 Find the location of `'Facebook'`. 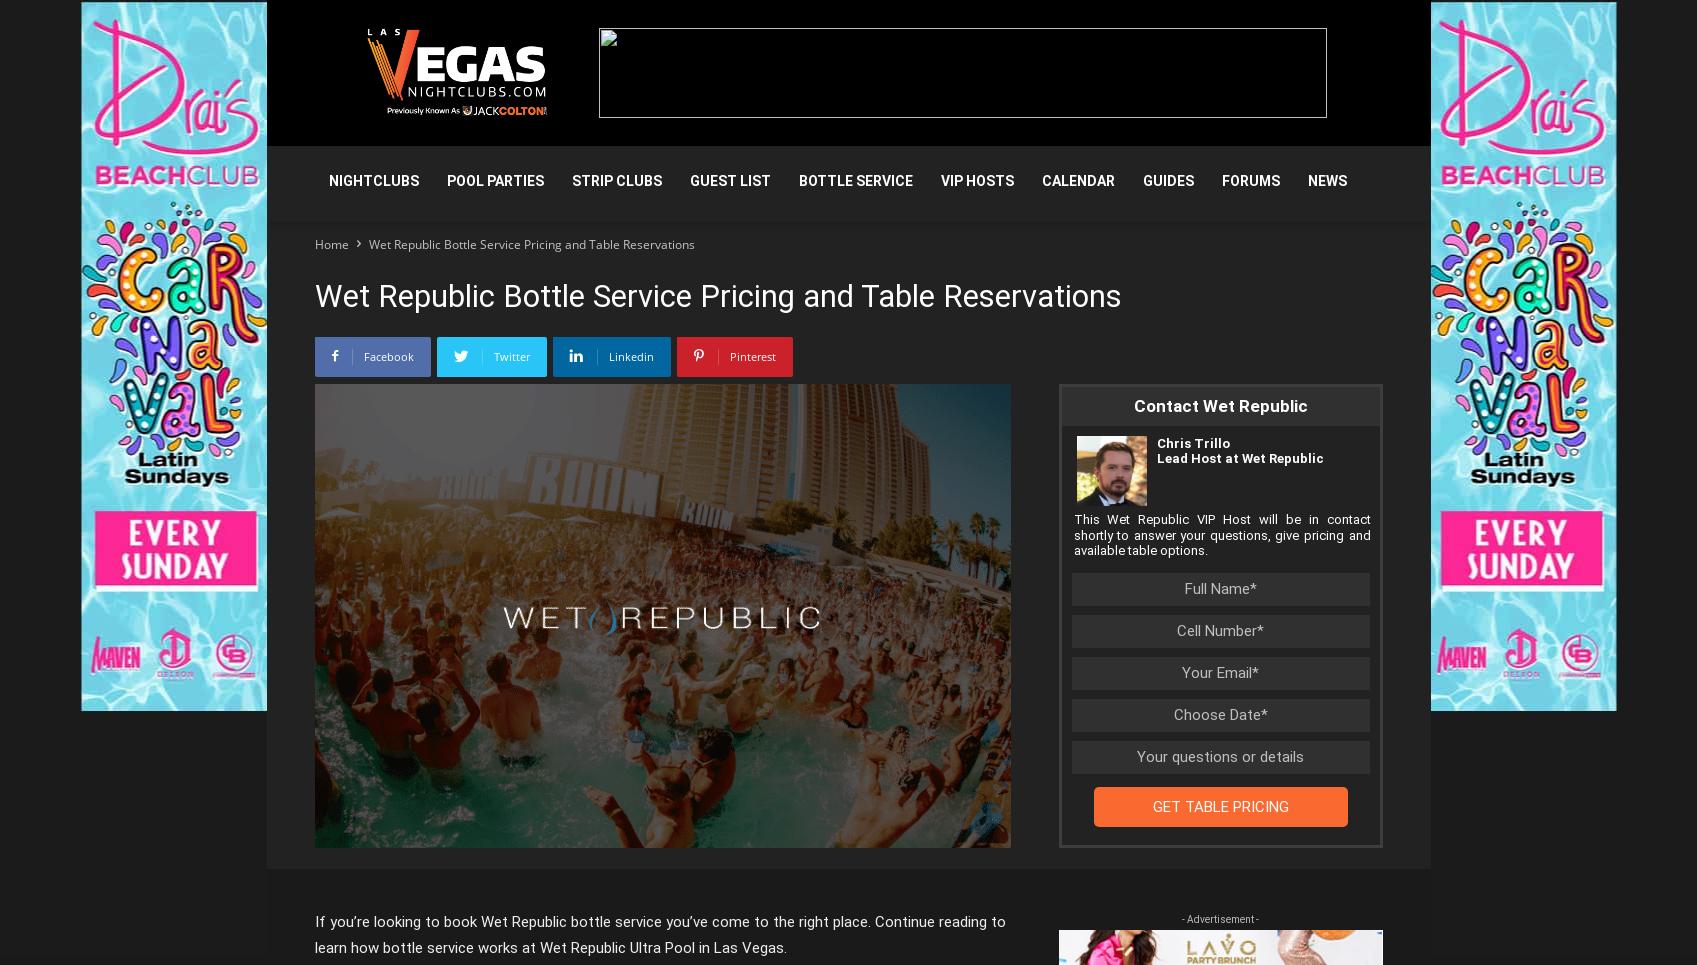

'Facebook' is located at coordinates (386, 356).